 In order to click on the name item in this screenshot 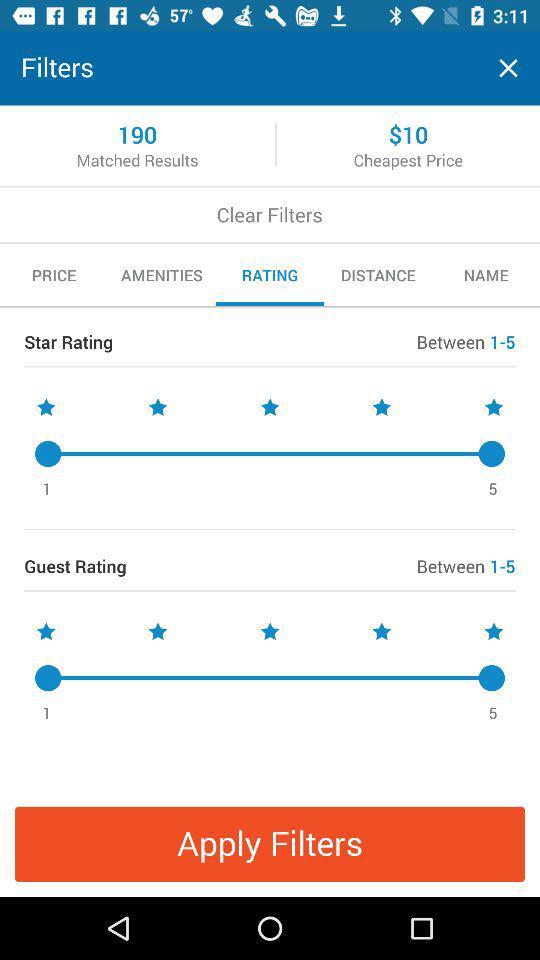, I will do `click(485, 274)`.